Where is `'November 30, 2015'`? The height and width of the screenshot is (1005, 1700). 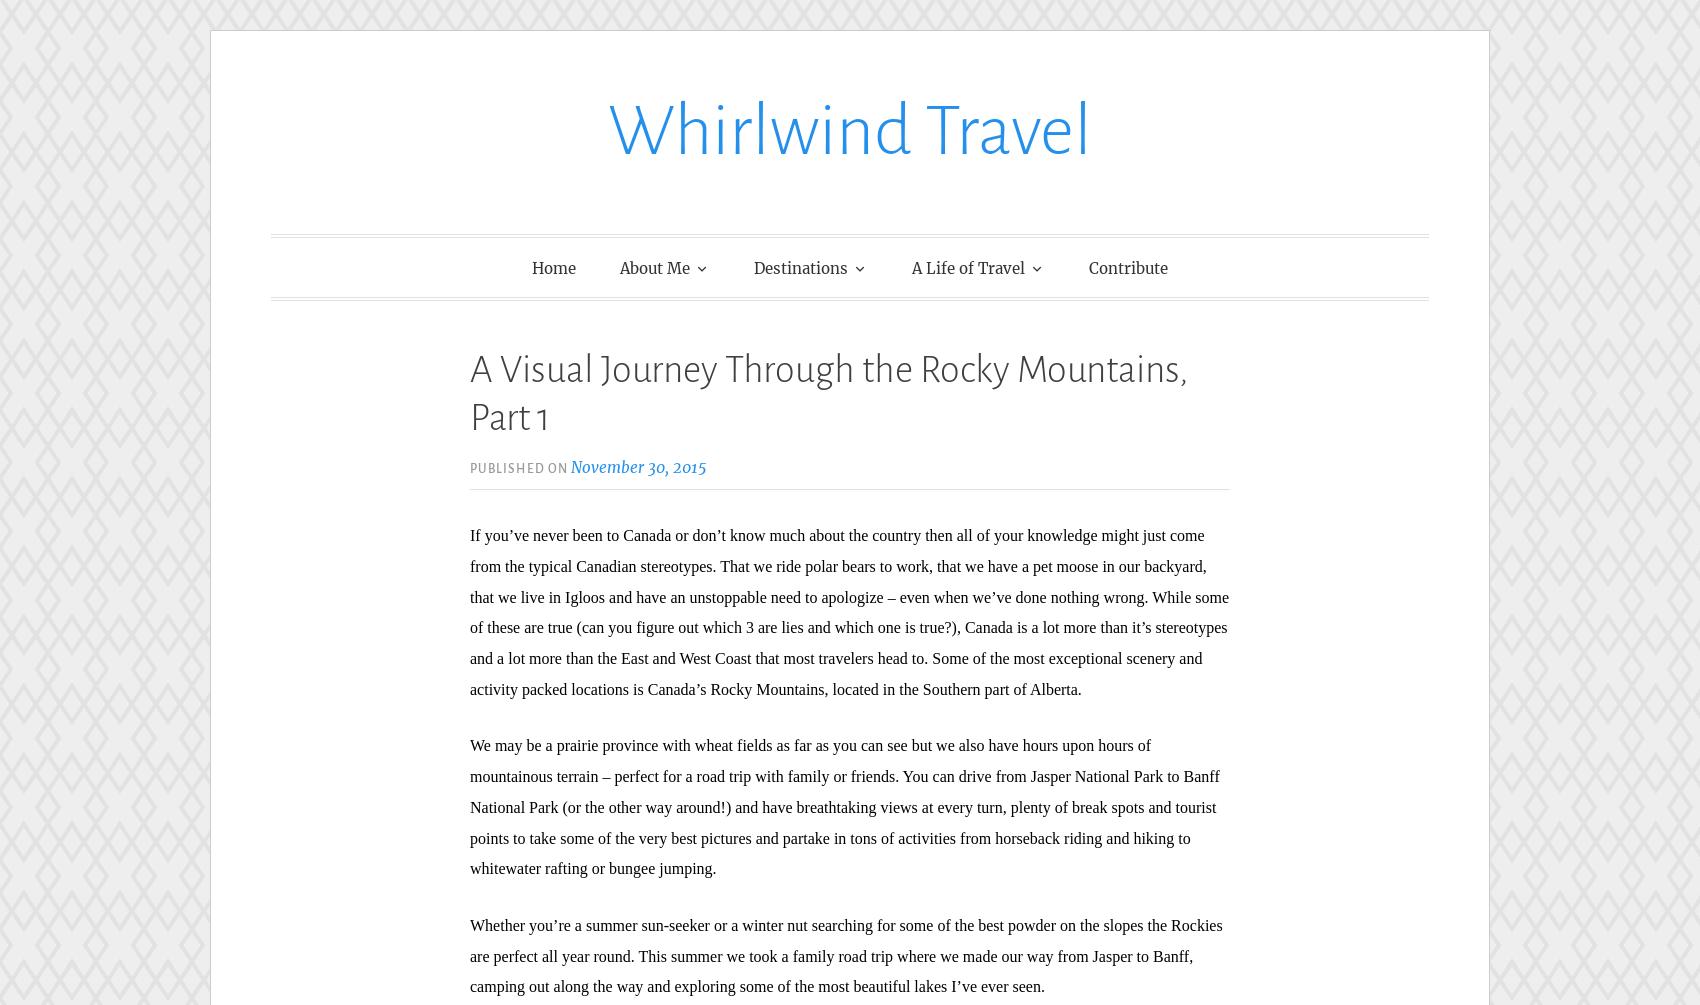
'November 30, 2015' is located at coordinates (638, 466).